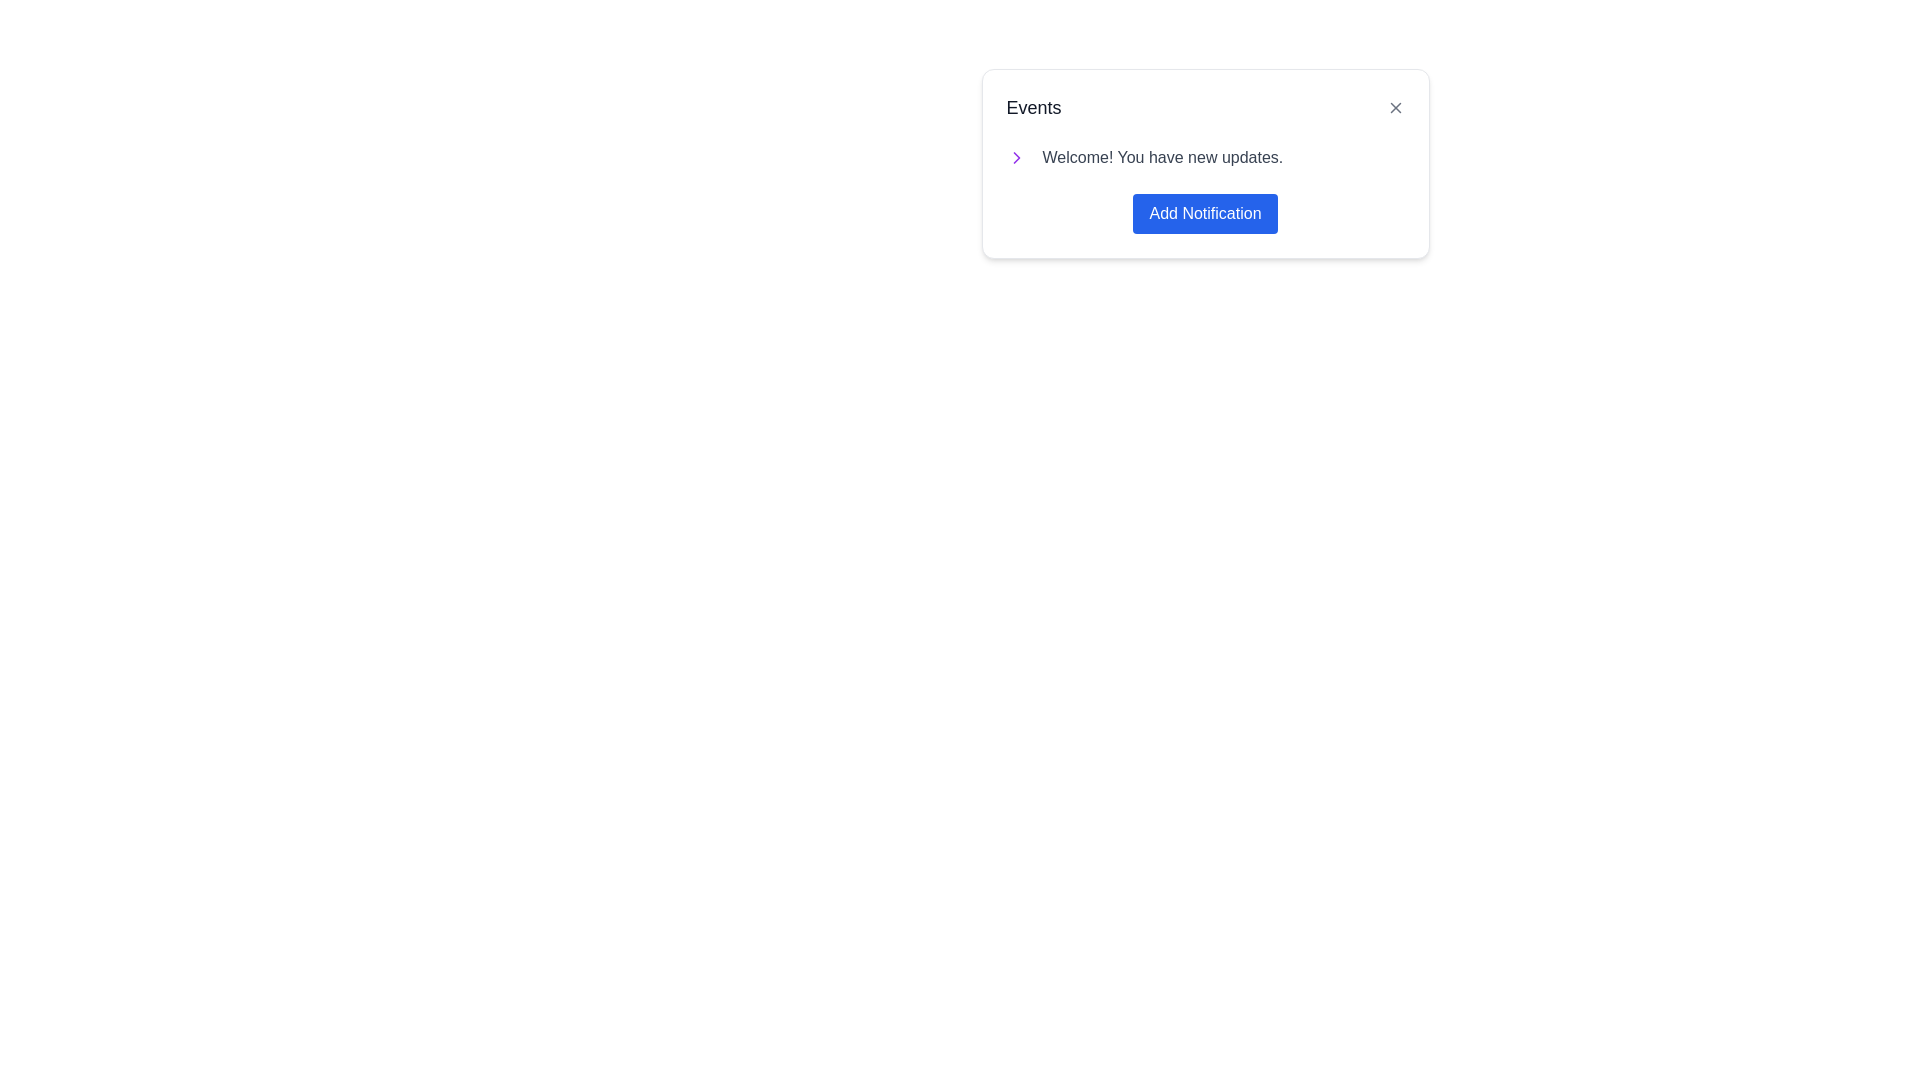 Image resolution: width=1920 pixels, height=1080 pixels. Describe the element at coordinates (1204, 213) in the screenshot. I see `the 'Add Notification' button located at the bottom of the 'Events' card, directly below the text 'Welcome! You have new updates.'` at that location.